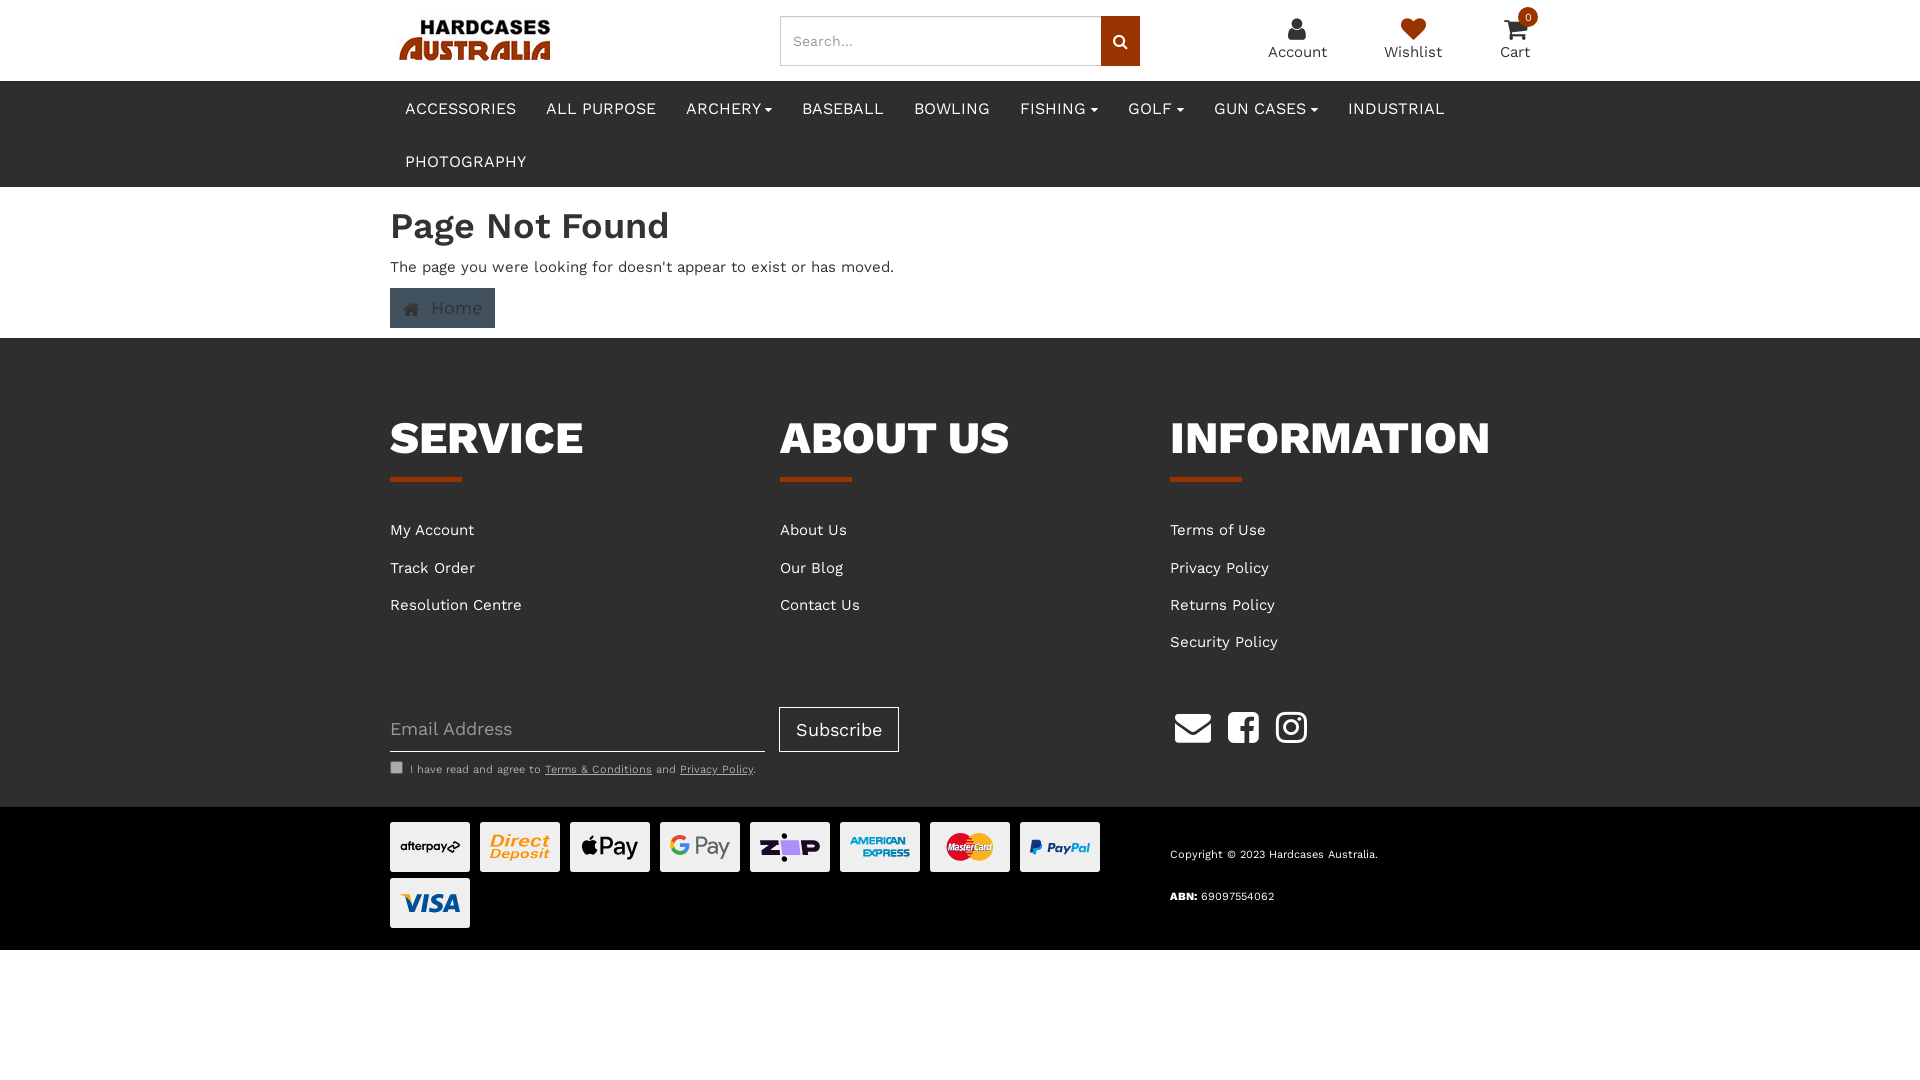  What do you see at coordinates (1291, 725) in the screenshot?
I see `'Instagram'` at bounding box center [1291, 725].